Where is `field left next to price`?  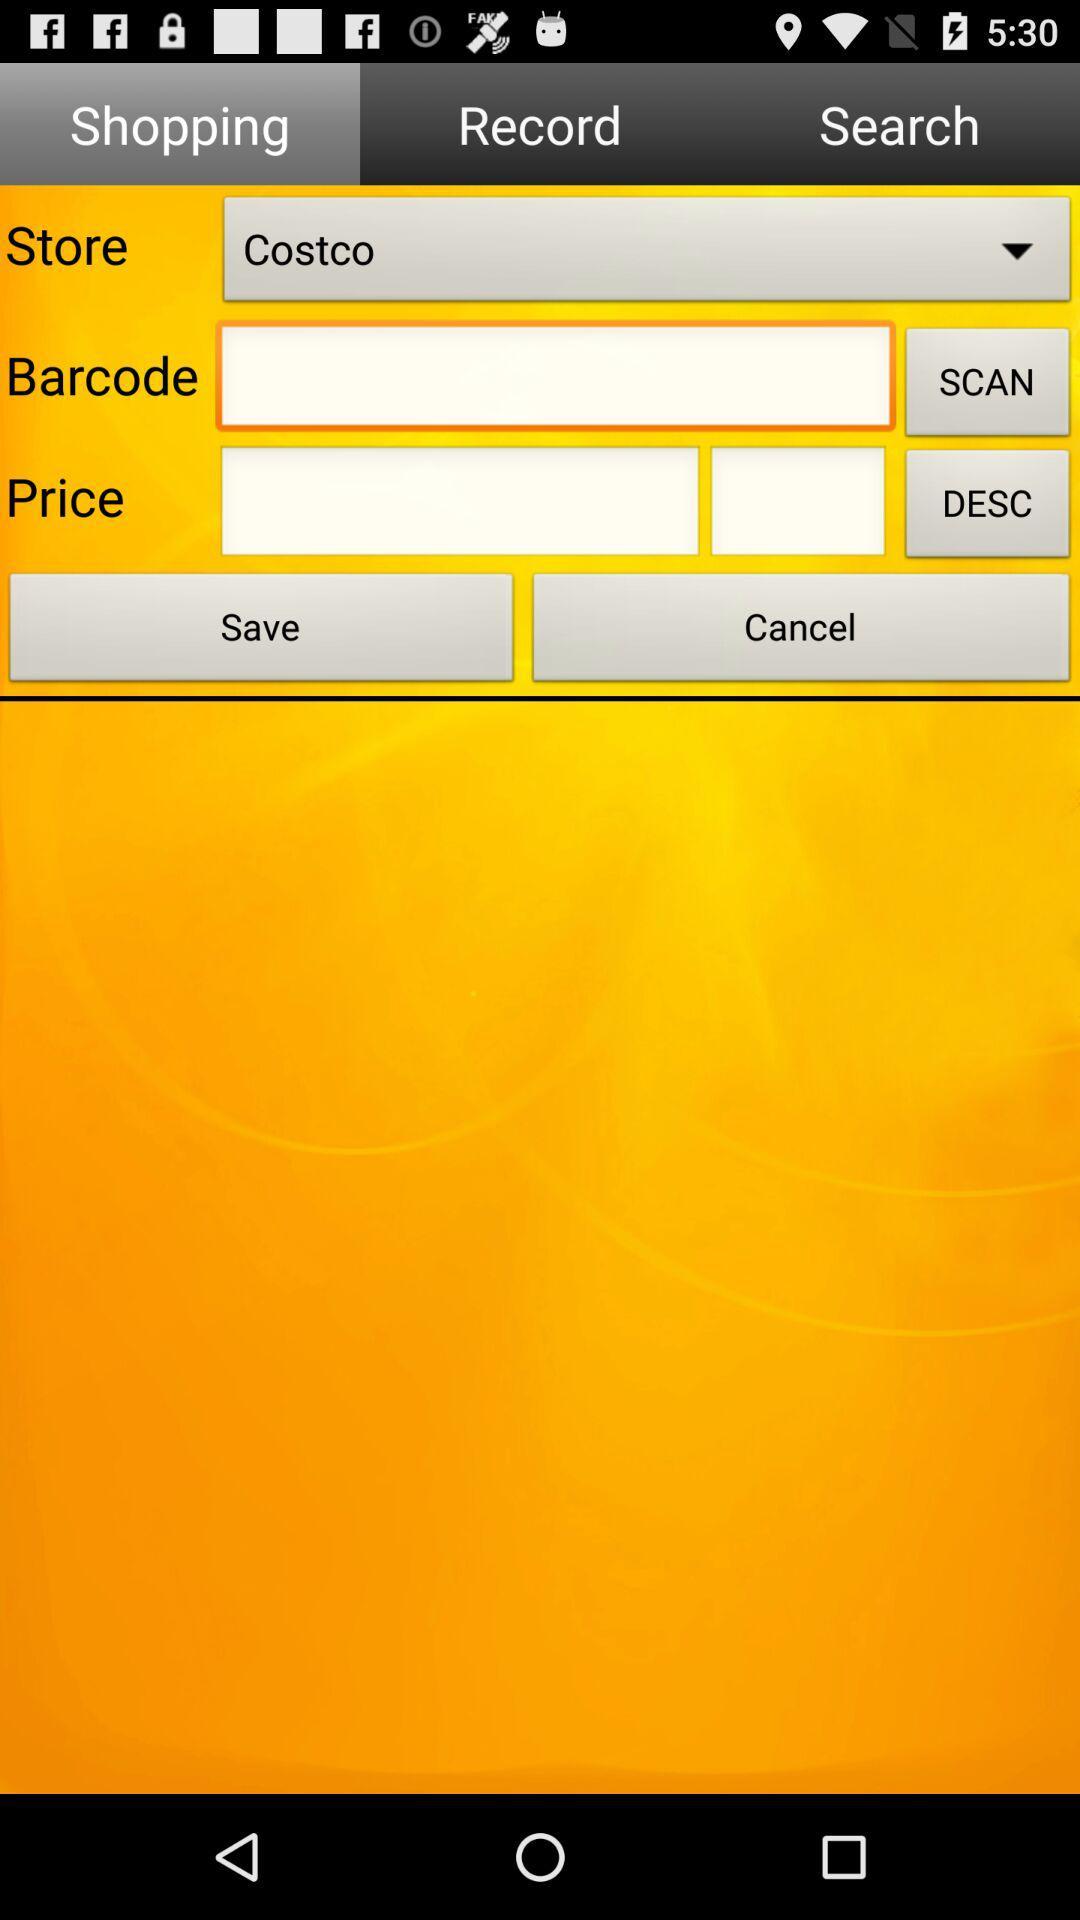 field left next to price is located at coordinates (459, 507).